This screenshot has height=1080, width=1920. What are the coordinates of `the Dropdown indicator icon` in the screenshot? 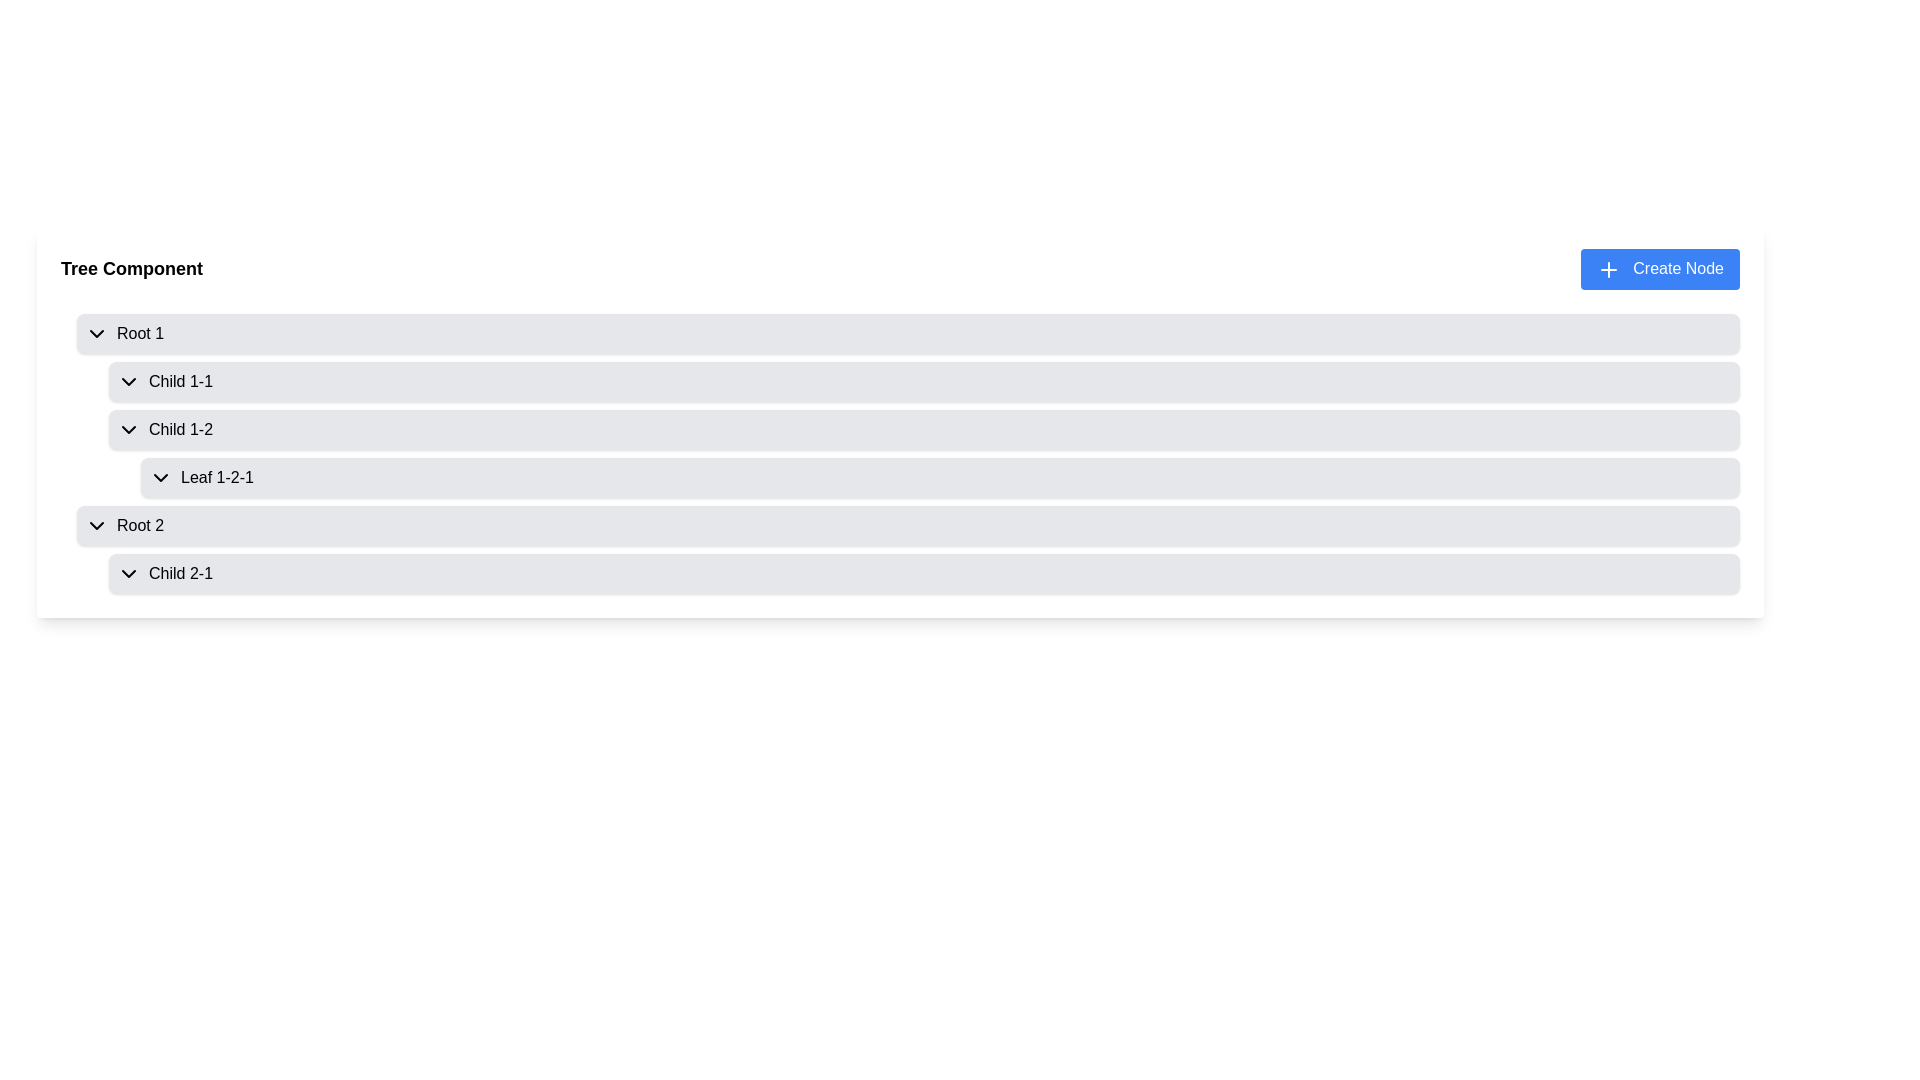 It's located at (95, 523).